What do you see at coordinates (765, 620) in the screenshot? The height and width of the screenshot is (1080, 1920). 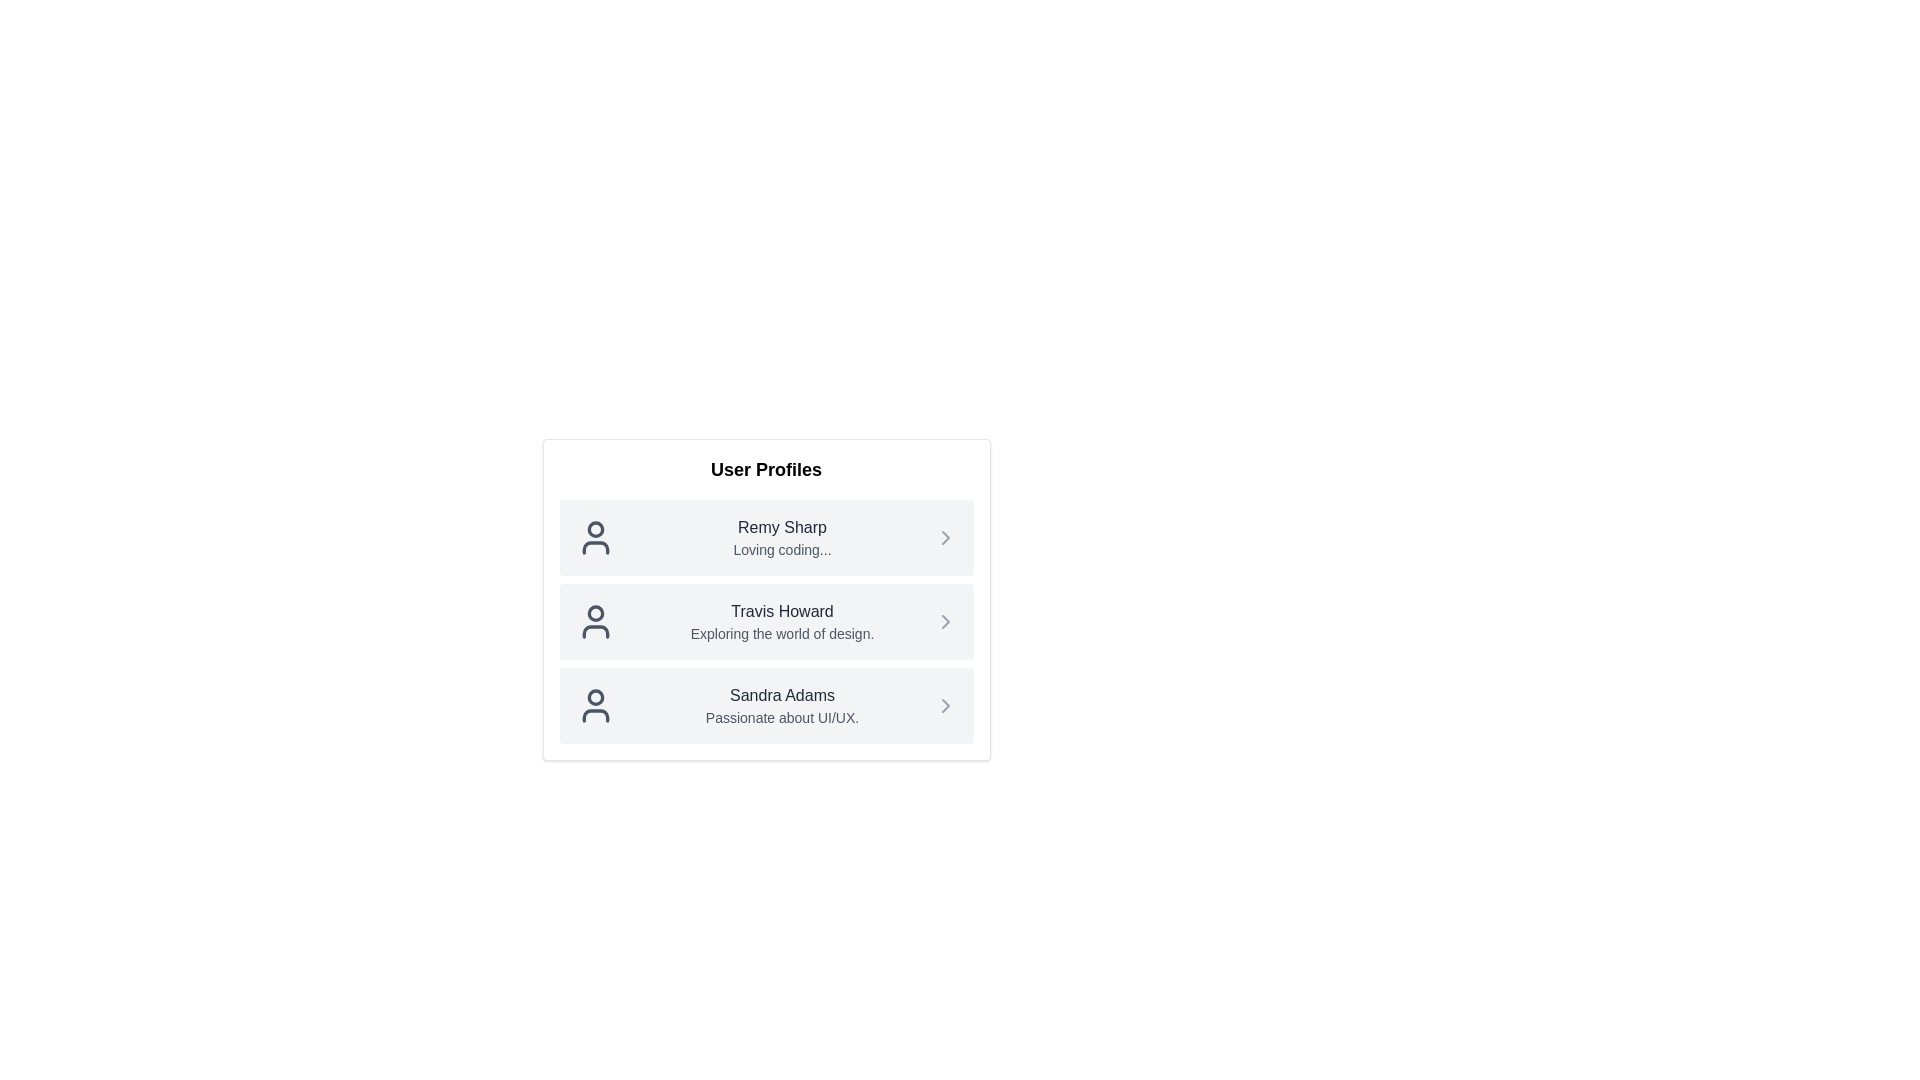 I see `the user profile summary list item, which provides a quick overview of the user's name and interests, located centrally in the 'User Profiles' section as the second block in the list` at bounding box center [765, 620].